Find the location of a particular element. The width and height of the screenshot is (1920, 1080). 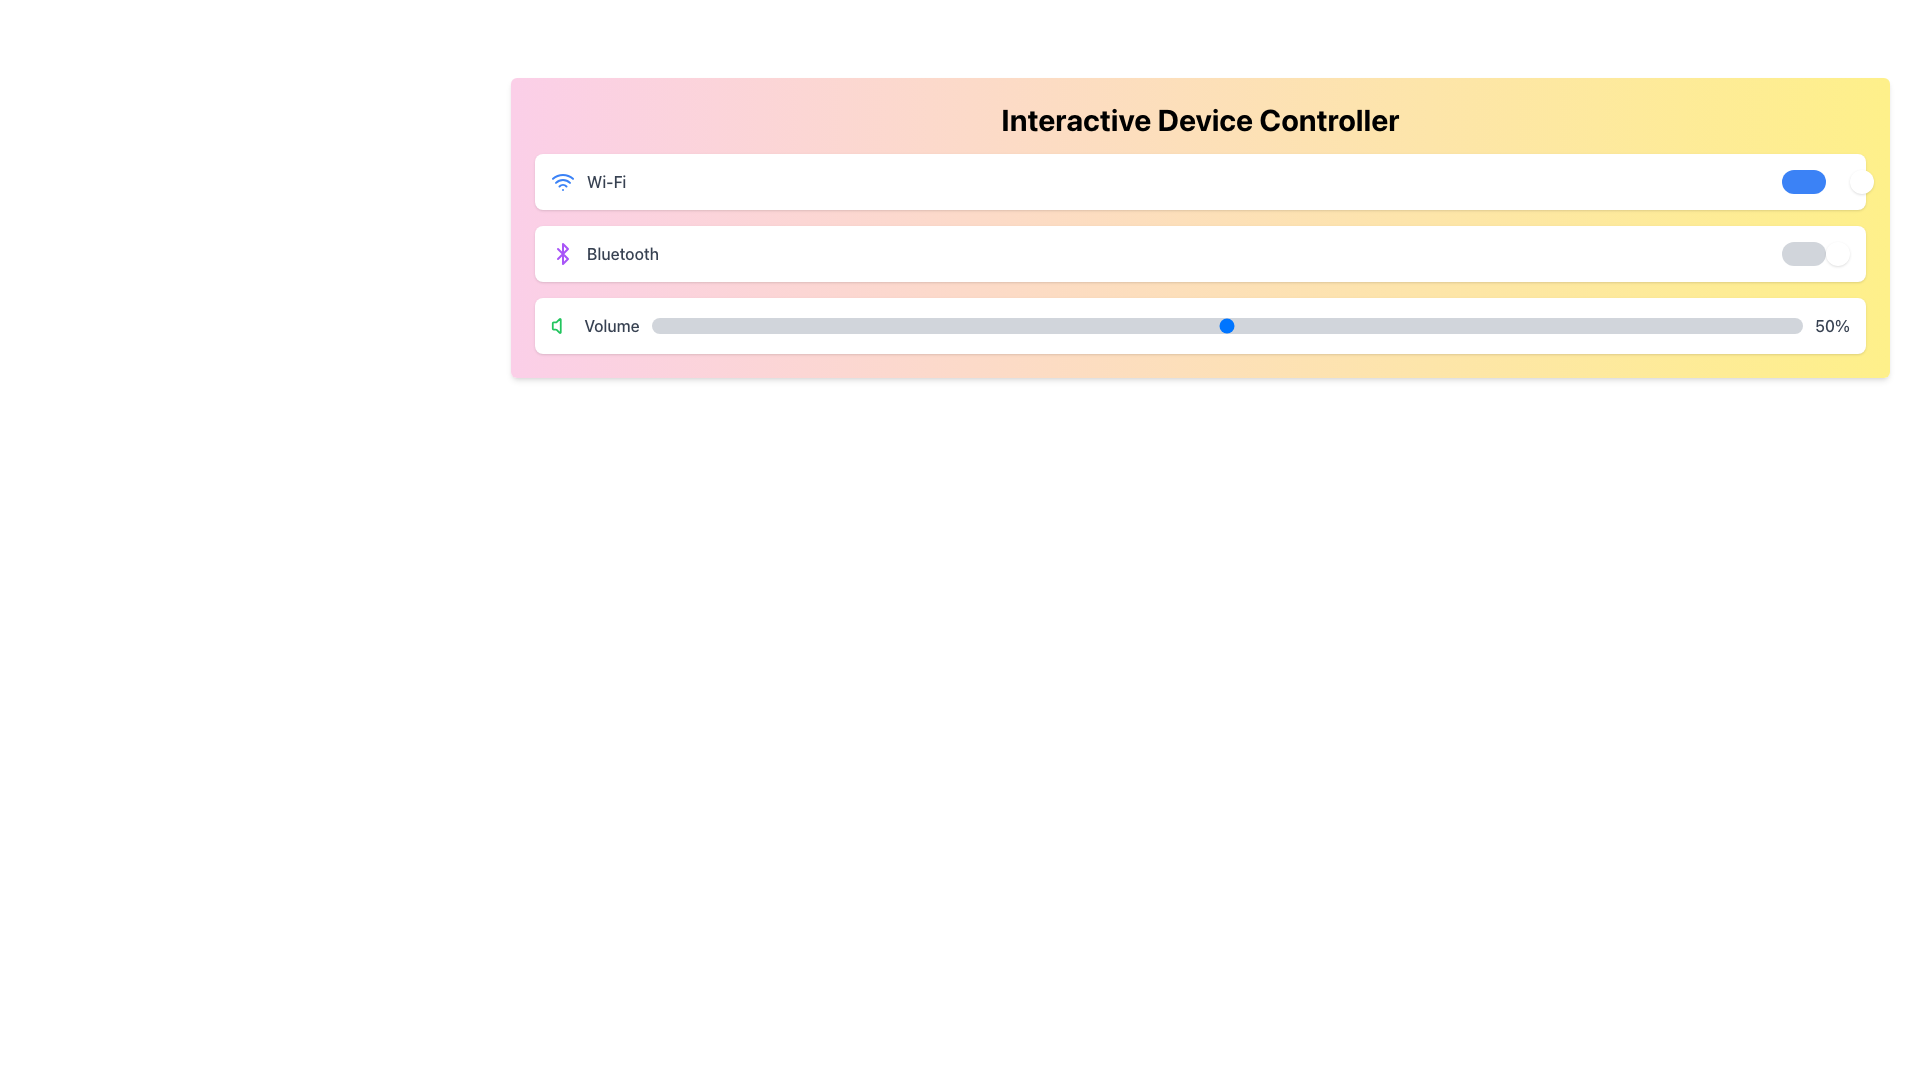

the volume is located at coordinates (997, 325).